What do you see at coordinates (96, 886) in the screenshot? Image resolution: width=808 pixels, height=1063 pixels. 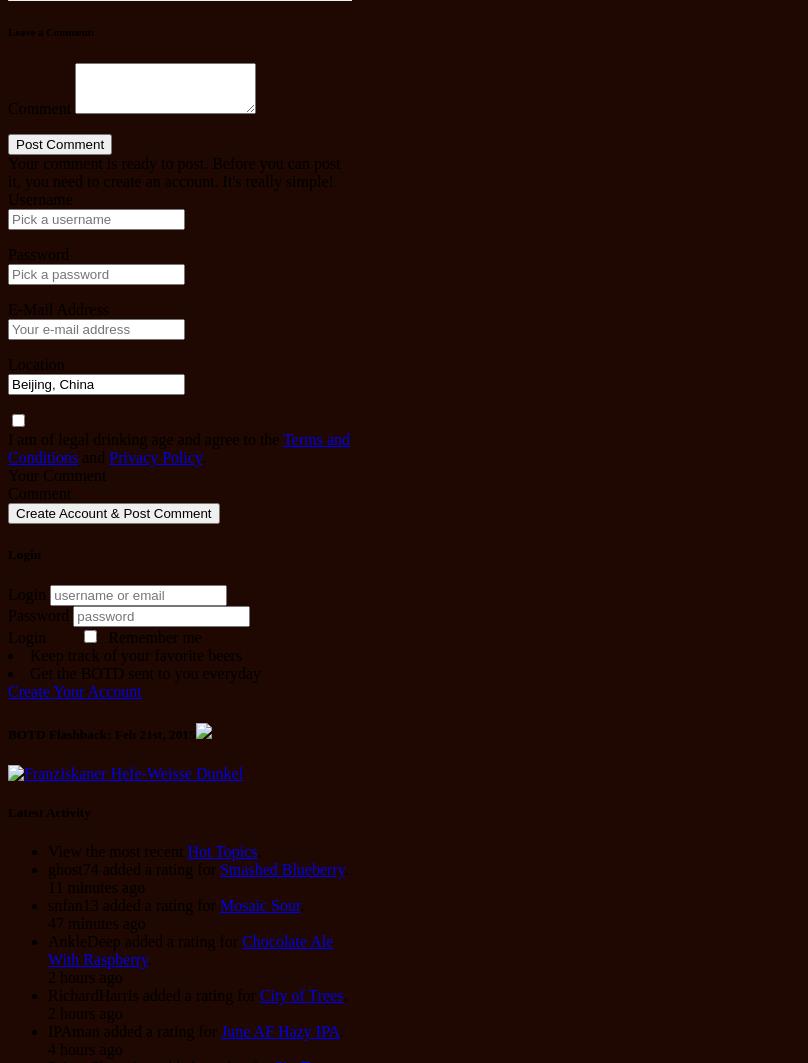 I see `'11 minutes ago'` at bounding box center [96, 886].